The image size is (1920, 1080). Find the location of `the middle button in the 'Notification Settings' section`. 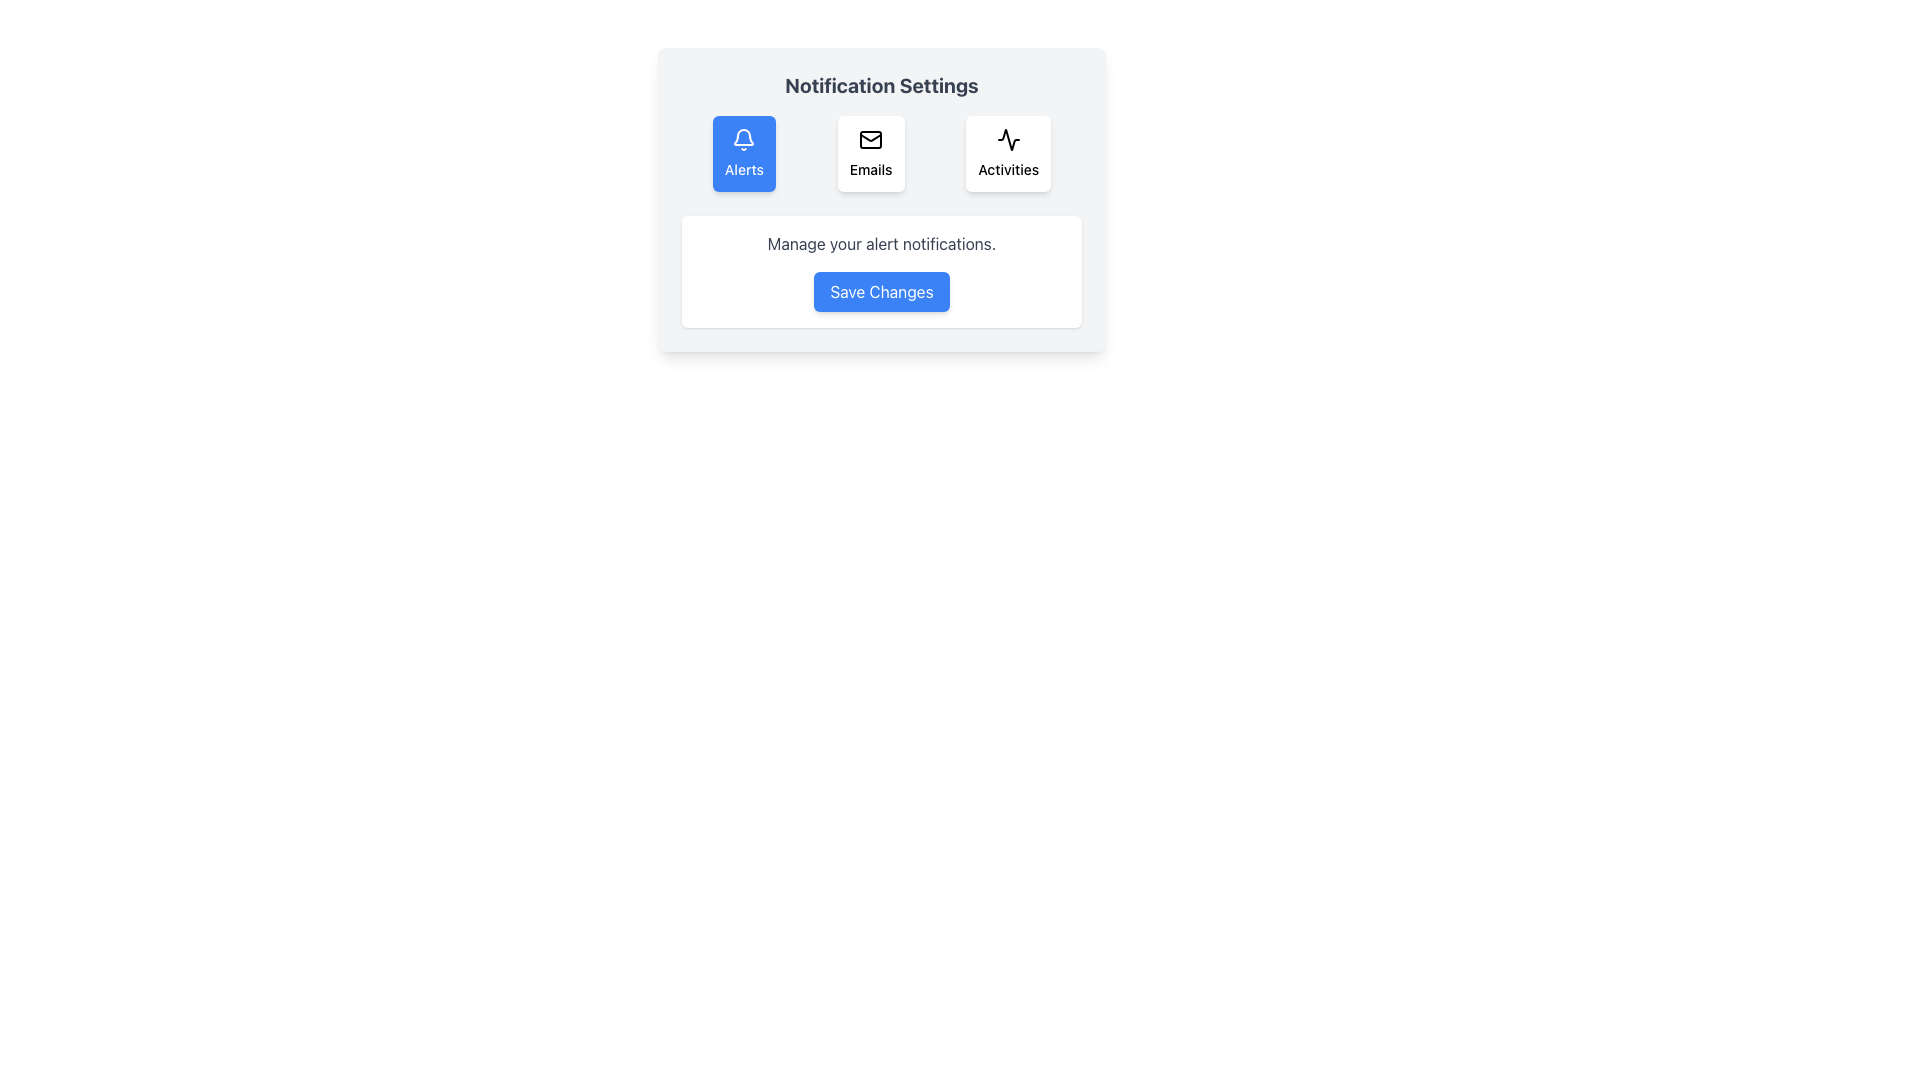

the middle button in the 'Notification Settings' section is located at coordinates (871, 153).